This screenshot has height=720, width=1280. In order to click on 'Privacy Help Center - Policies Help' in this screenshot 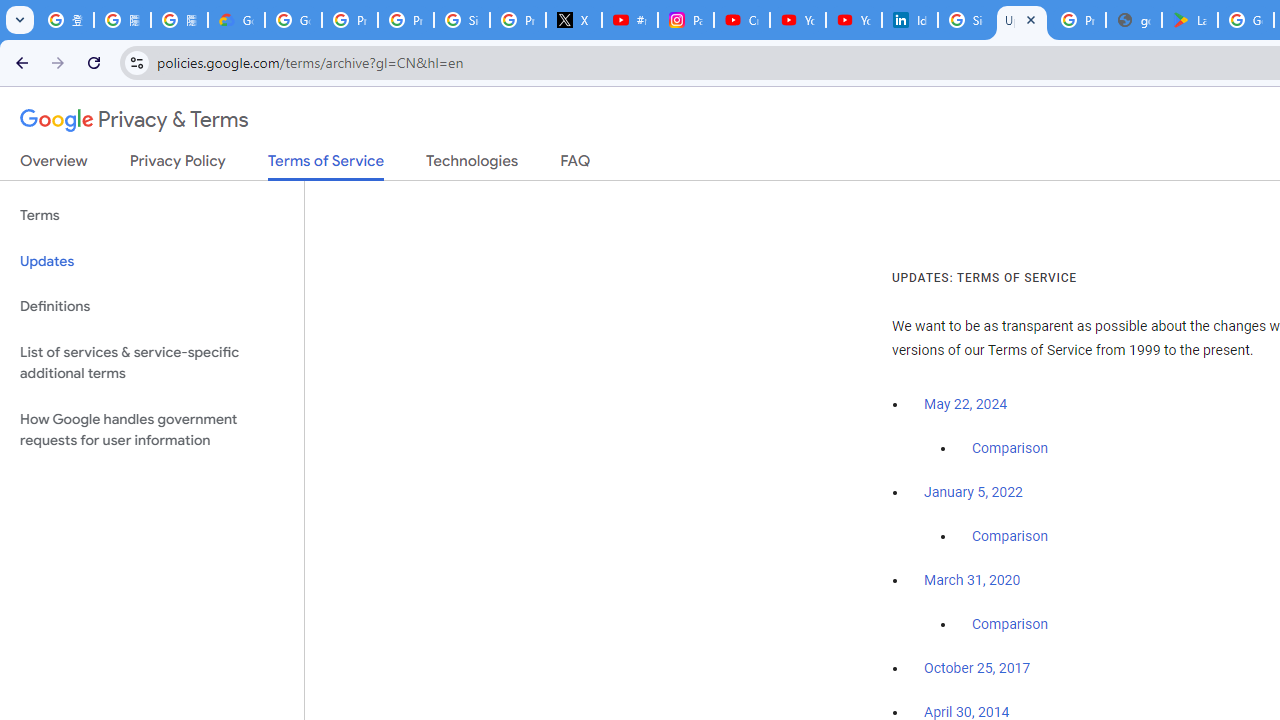, I will do `click(404, 20)`.